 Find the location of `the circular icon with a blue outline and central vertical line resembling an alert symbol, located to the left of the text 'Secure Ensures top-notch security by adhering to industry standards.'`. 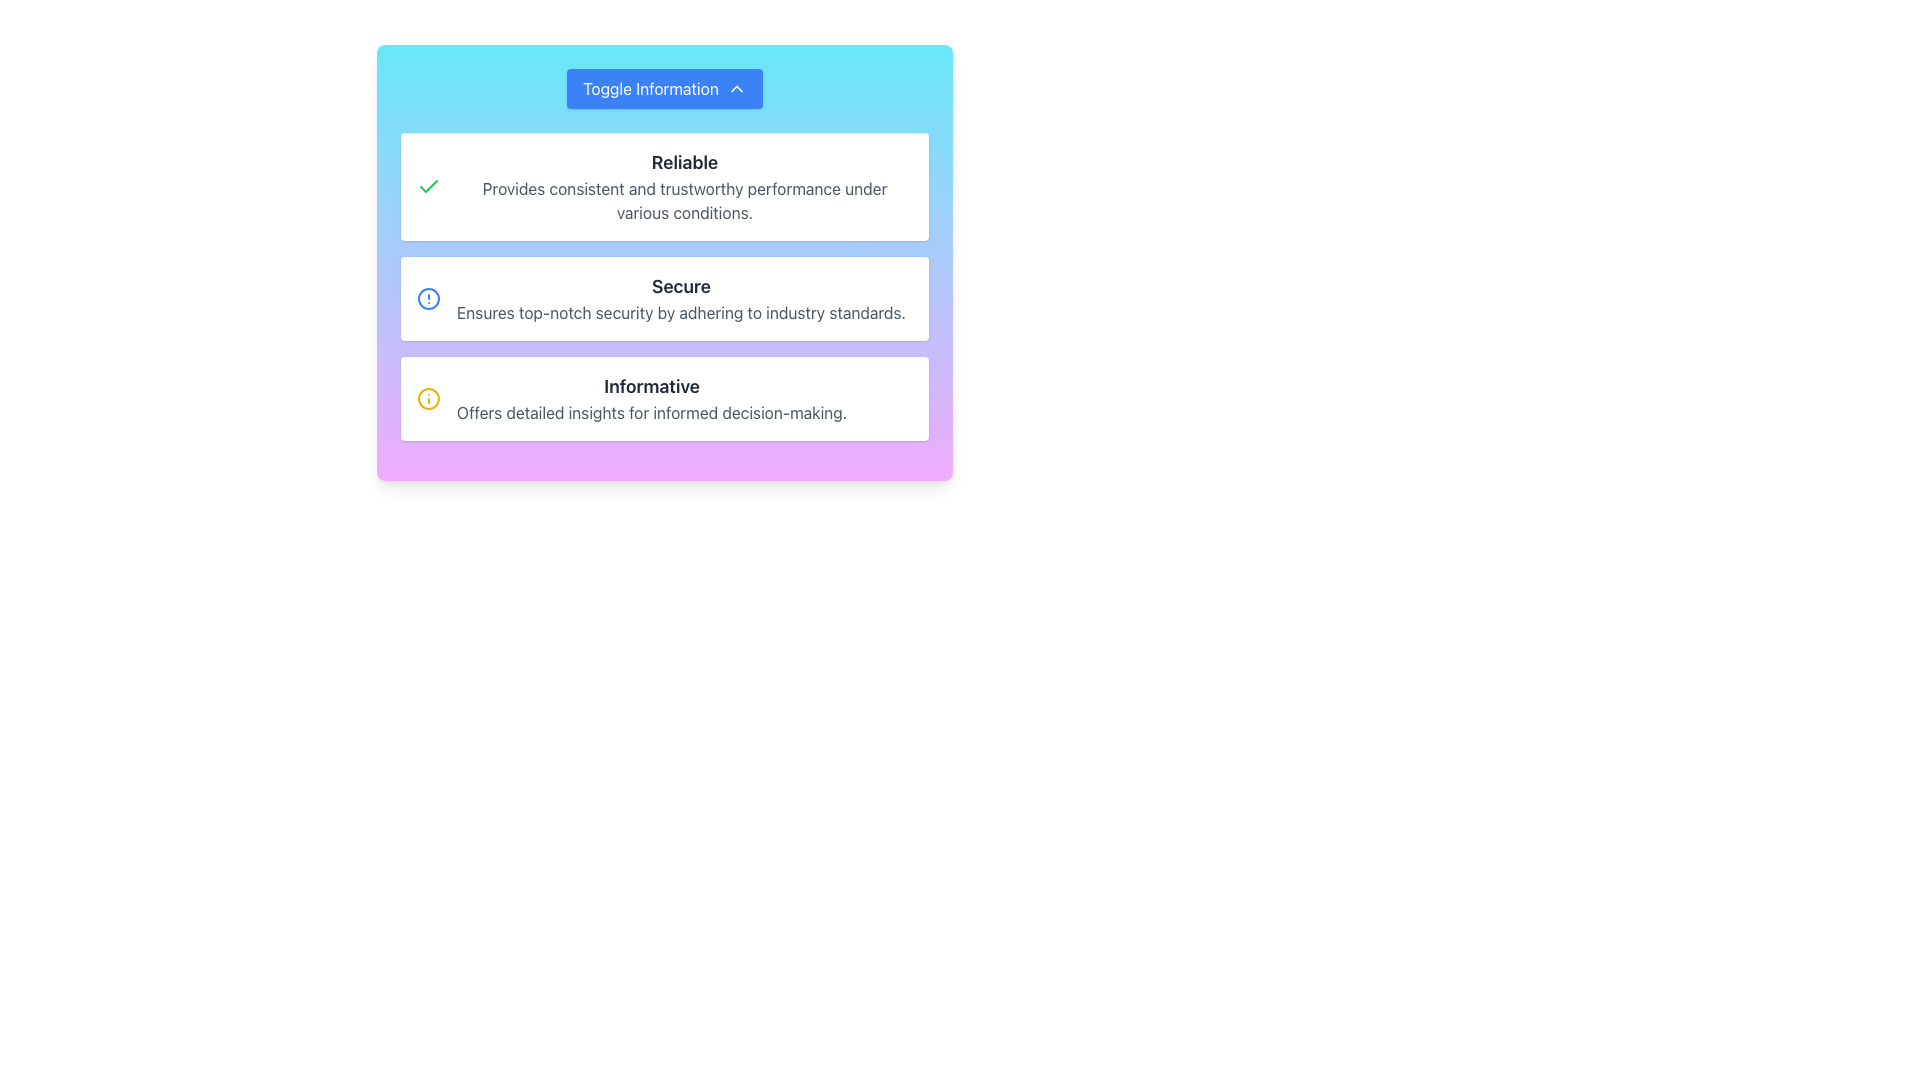

the circular icon with a blue outline and central vertical line resembling an alert symbol, located to the left of the text 'Secure Ensures top-notch security by adhering to industry standards.' is located at coordinates (427, 299).